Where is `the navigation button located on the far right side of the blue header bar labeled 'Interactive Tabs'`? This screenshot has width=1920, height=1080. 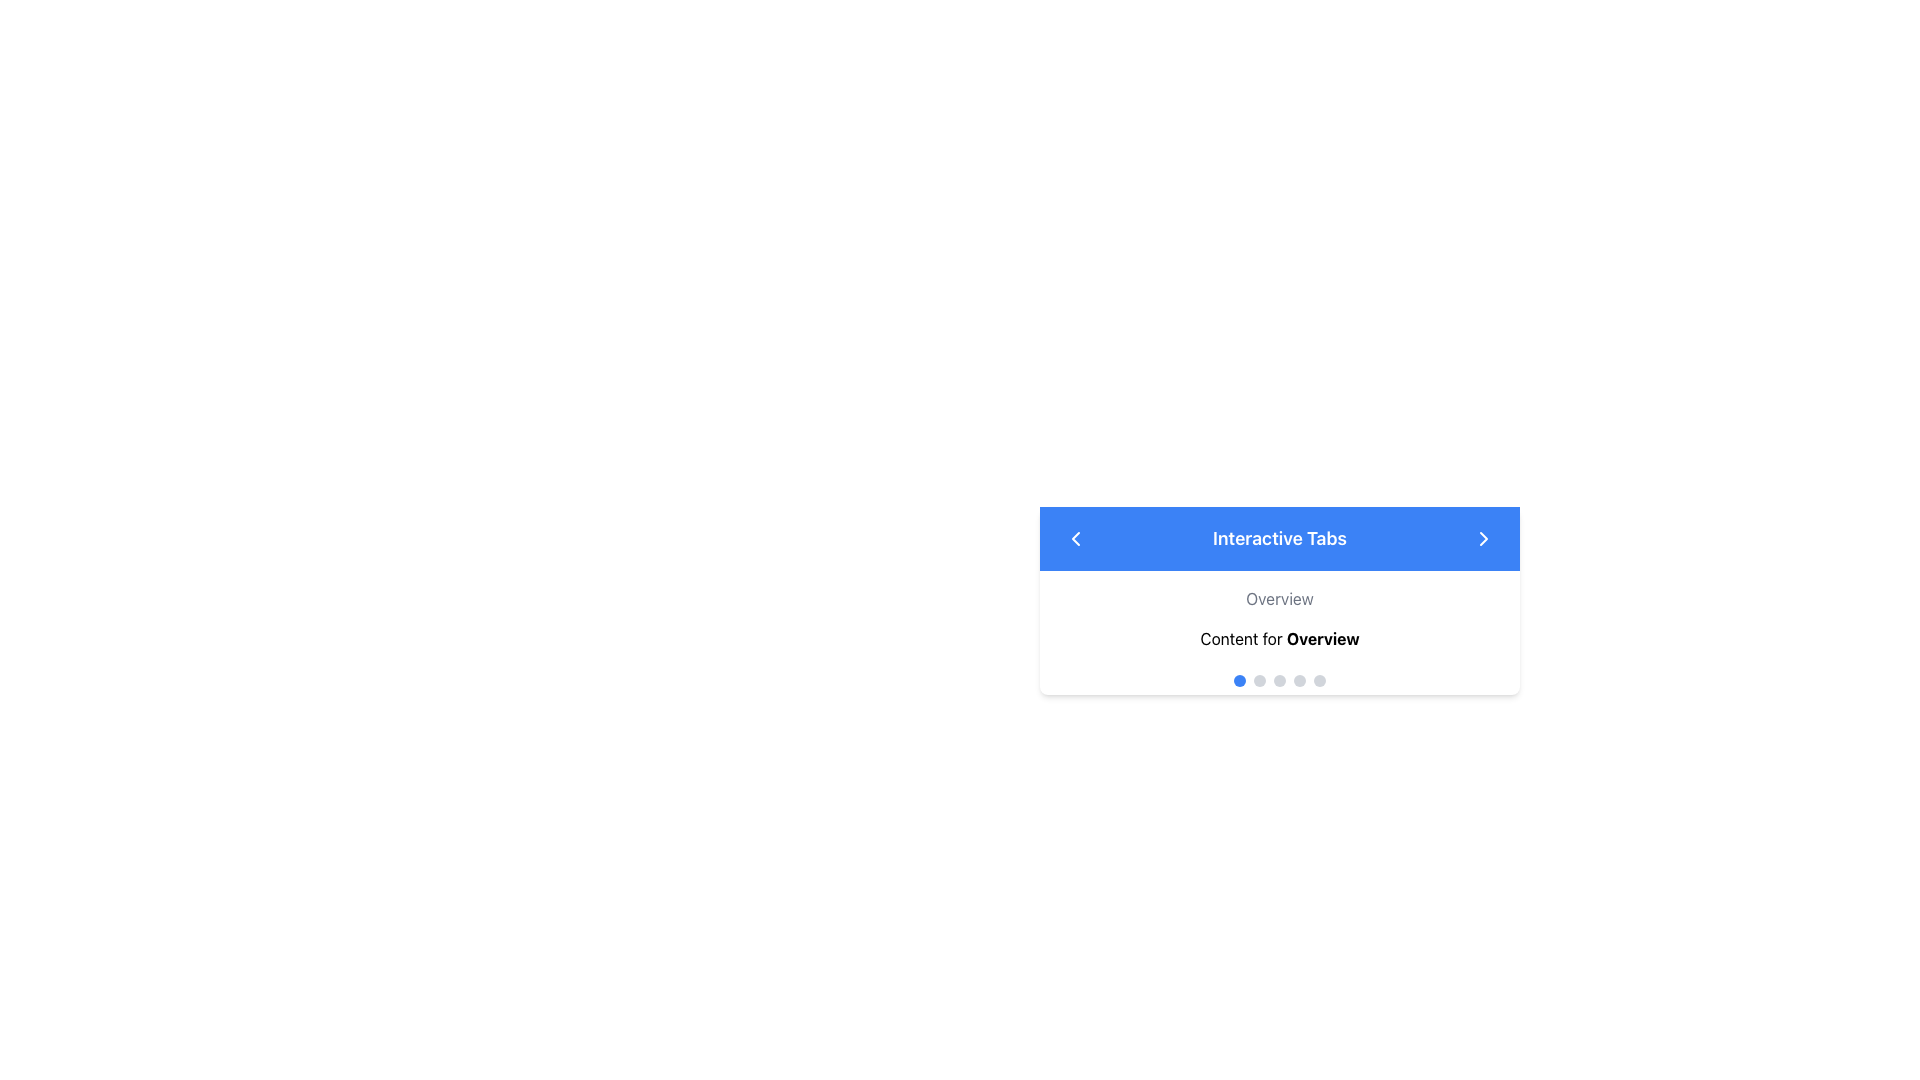 the navigation button located on the far right side of the blue header bar labeled 'Interactive Tabs' is located at coordinates (1483, 538).